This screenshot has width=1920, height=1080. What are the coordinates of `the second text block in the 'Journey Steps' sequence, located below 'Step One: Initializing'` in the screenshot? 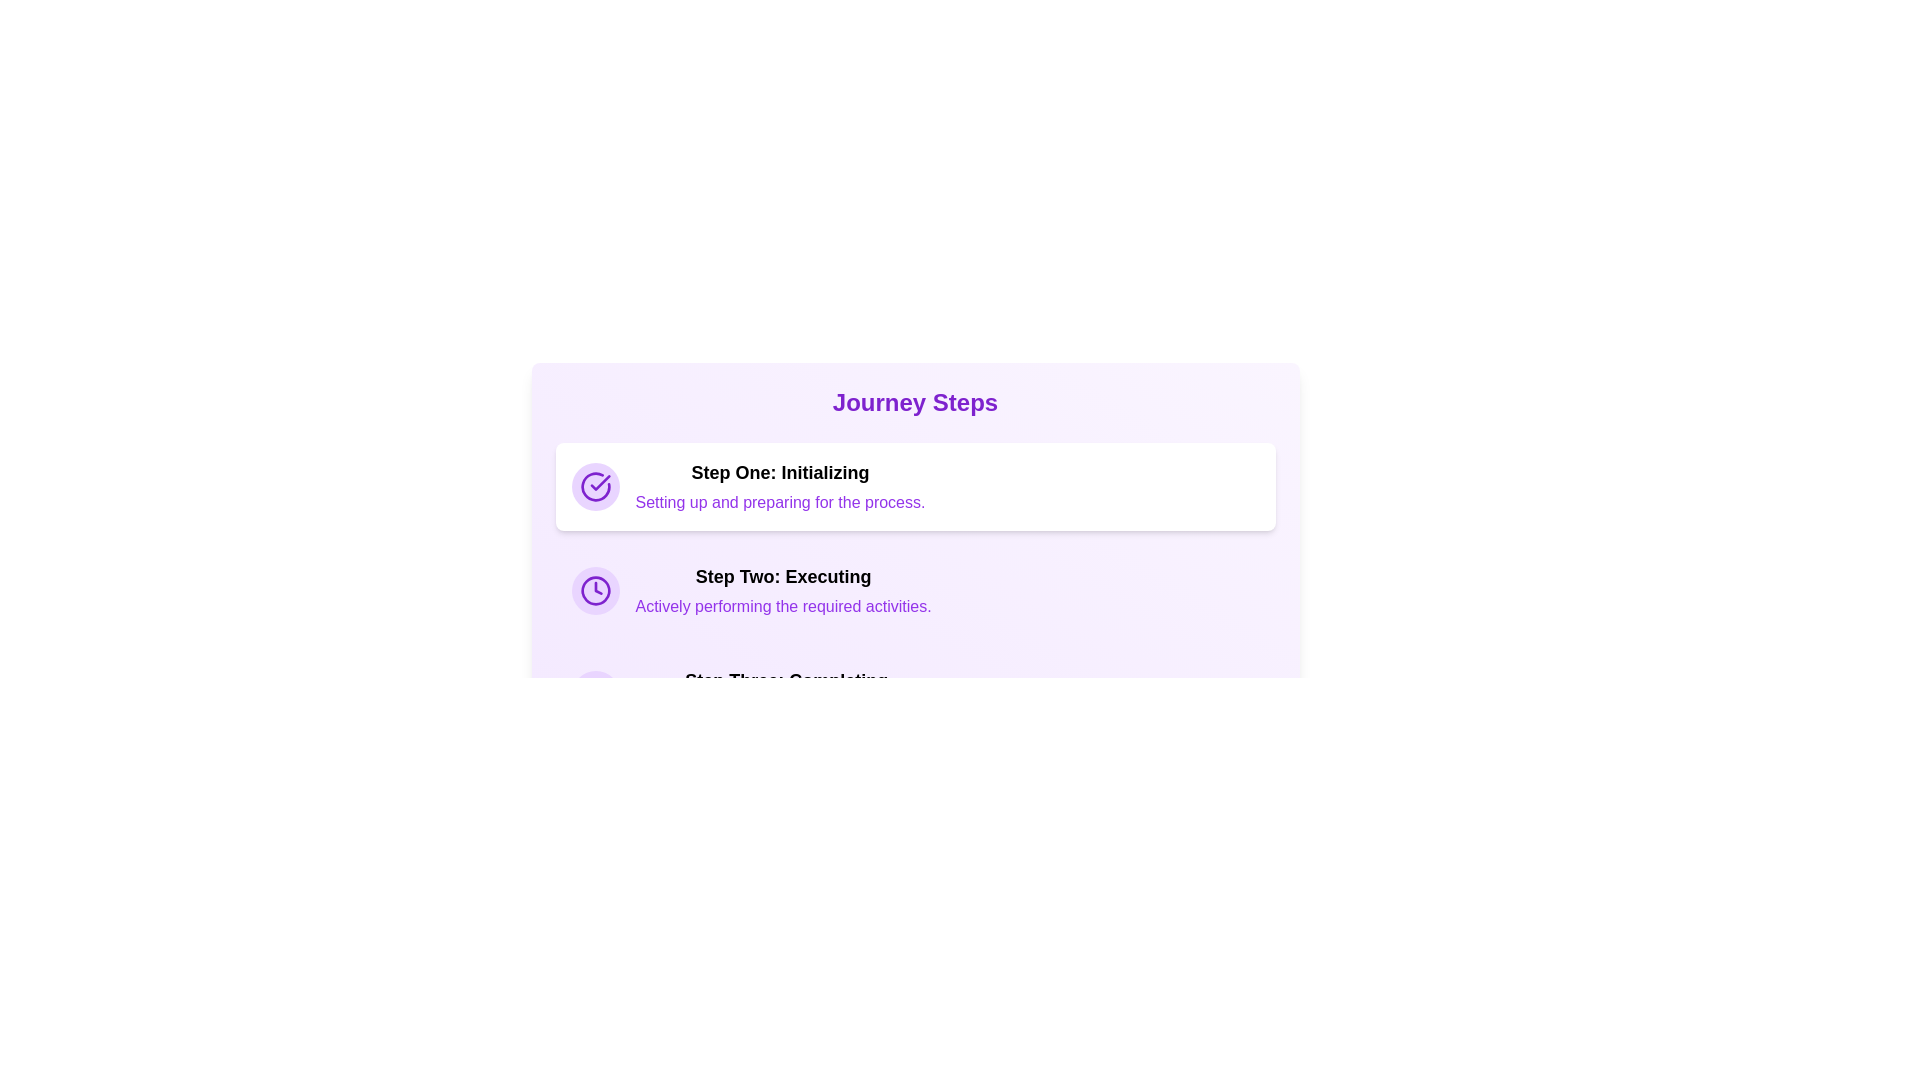 It's located at (782, 589).